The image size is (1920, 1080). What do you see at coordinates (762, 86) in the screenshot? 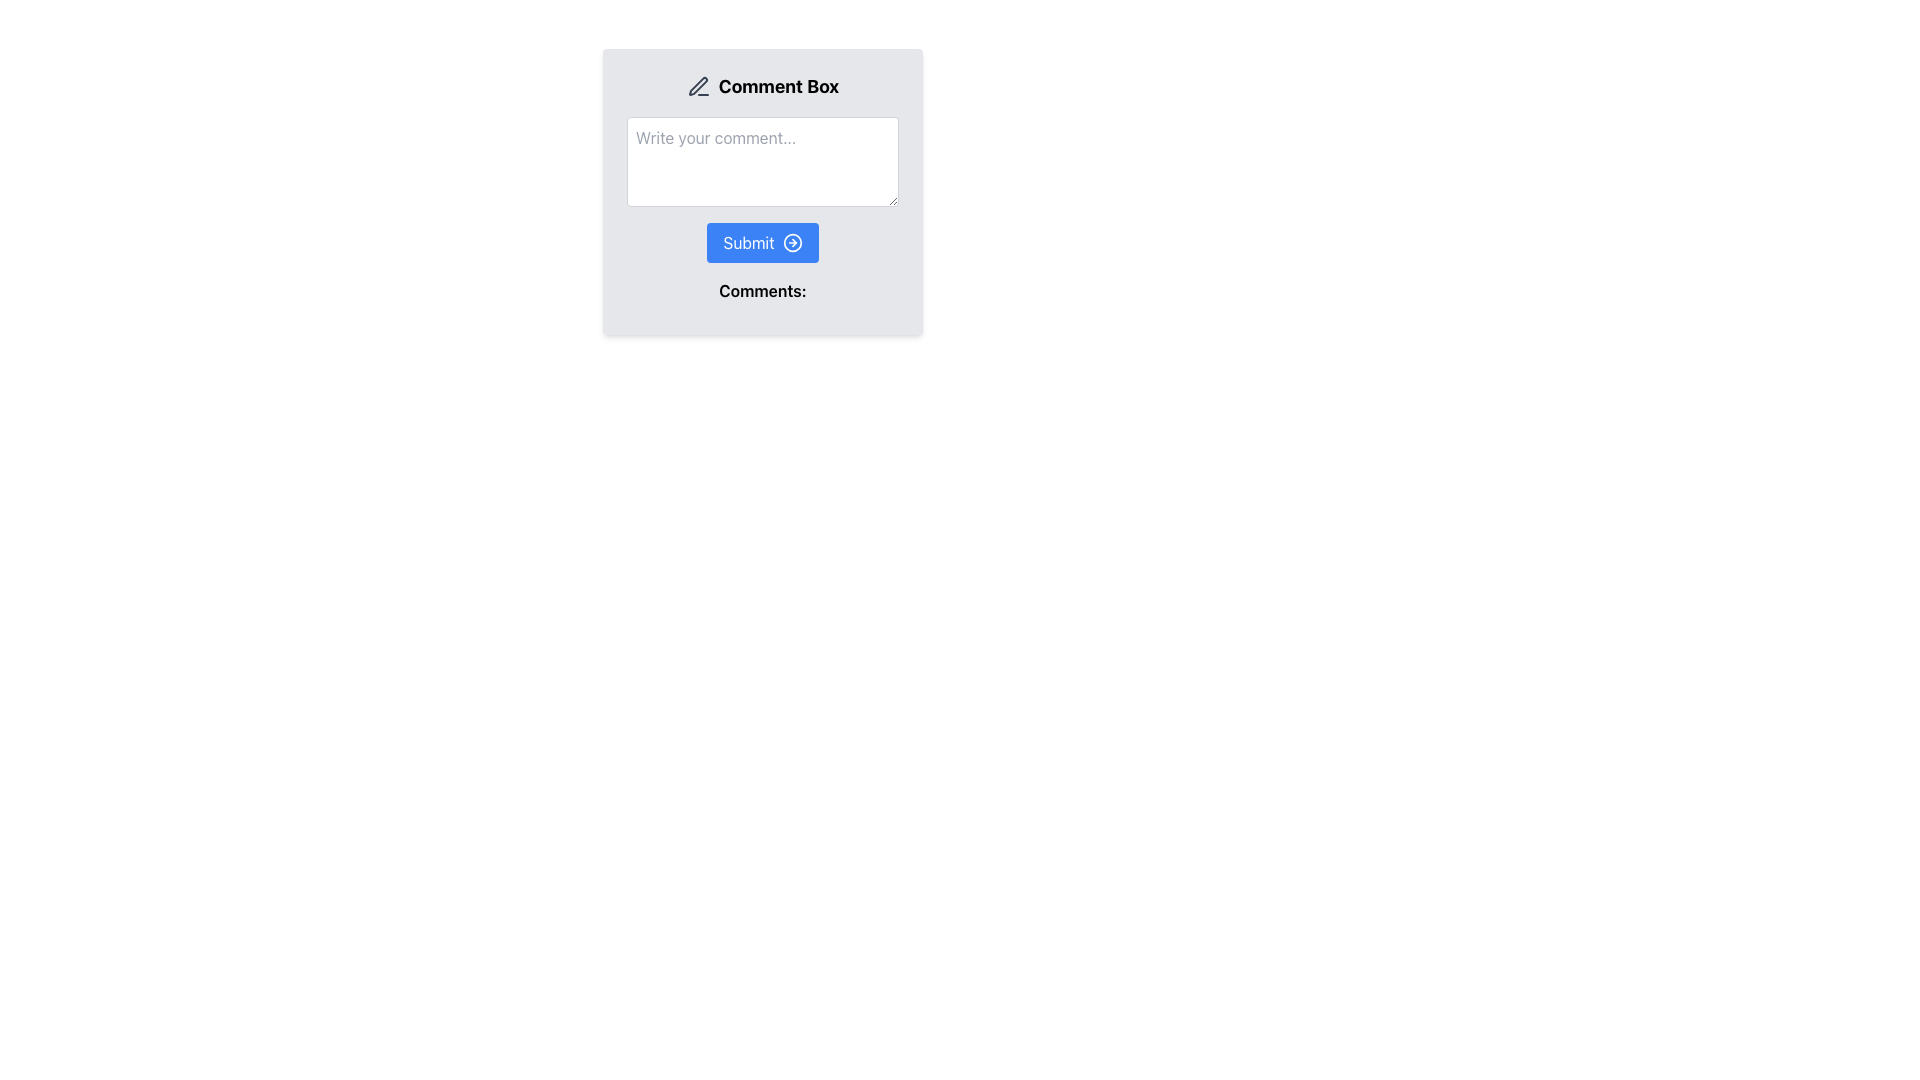
I see `the icon of the label located at the top of the comment input section for additional options` at bounding box center [762, 86].